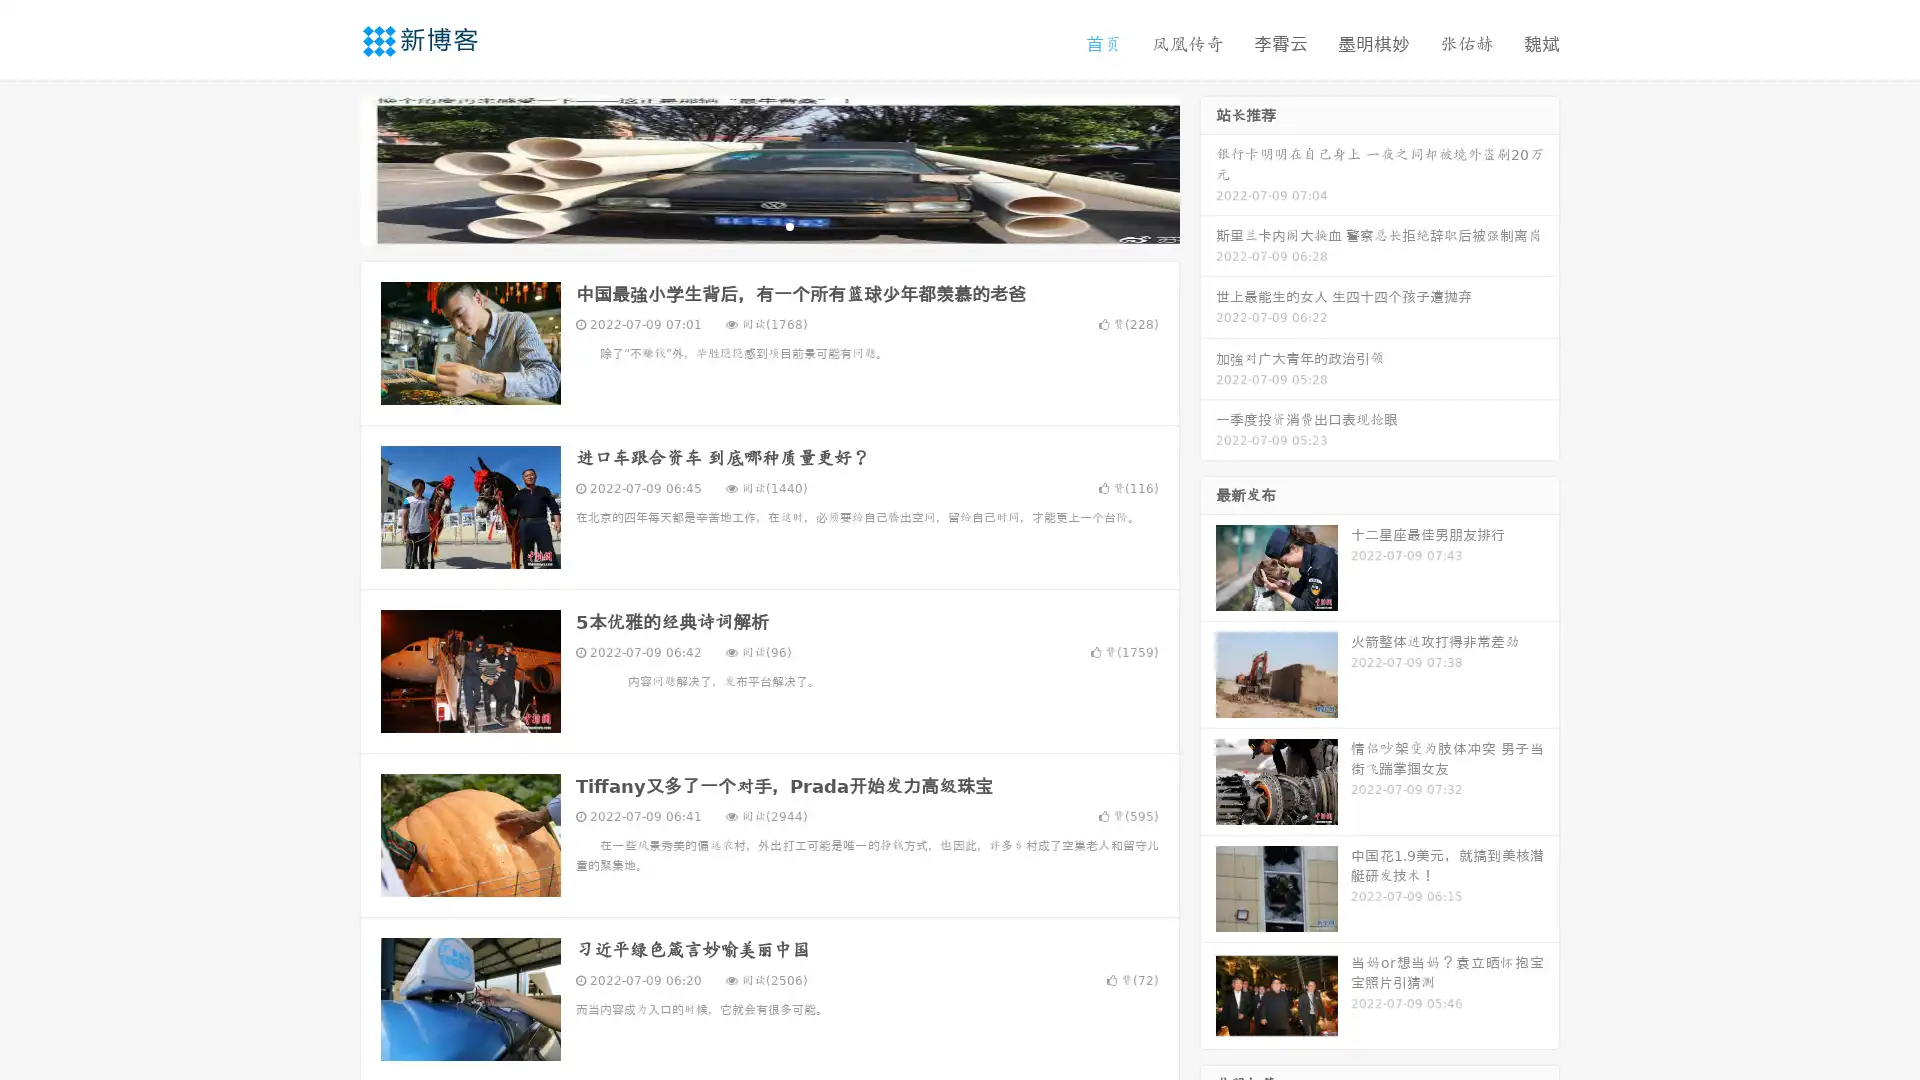 The width and height of the screenshot is (1920, 1080). What do you see at coordinates (748, 225) in the screenshot?
I see `Go to slide 1` at bounding box center [748, 225].